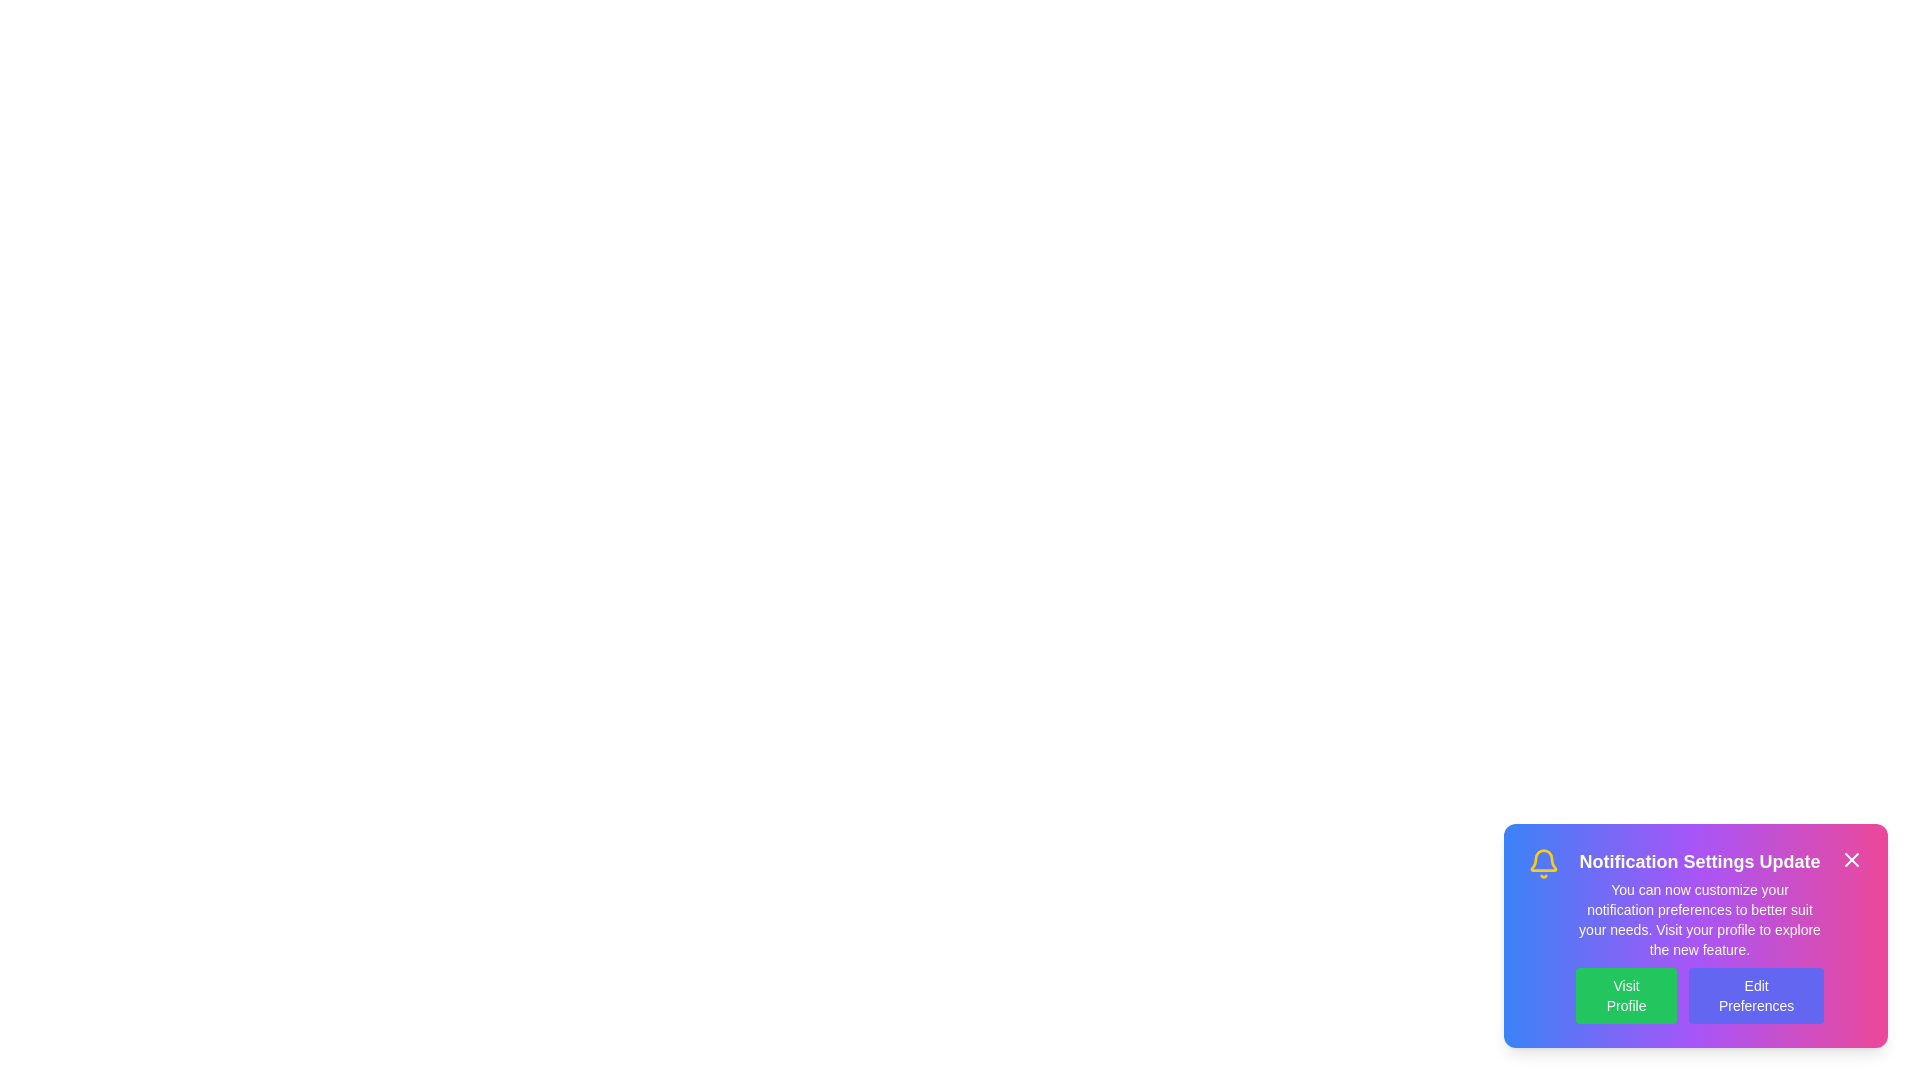  What do you see at coordinates (1626, 995) in the screenshot?
I see `the 'Visit Profile' button to navigate to the profile settings` at bounding box center [1626, 995].